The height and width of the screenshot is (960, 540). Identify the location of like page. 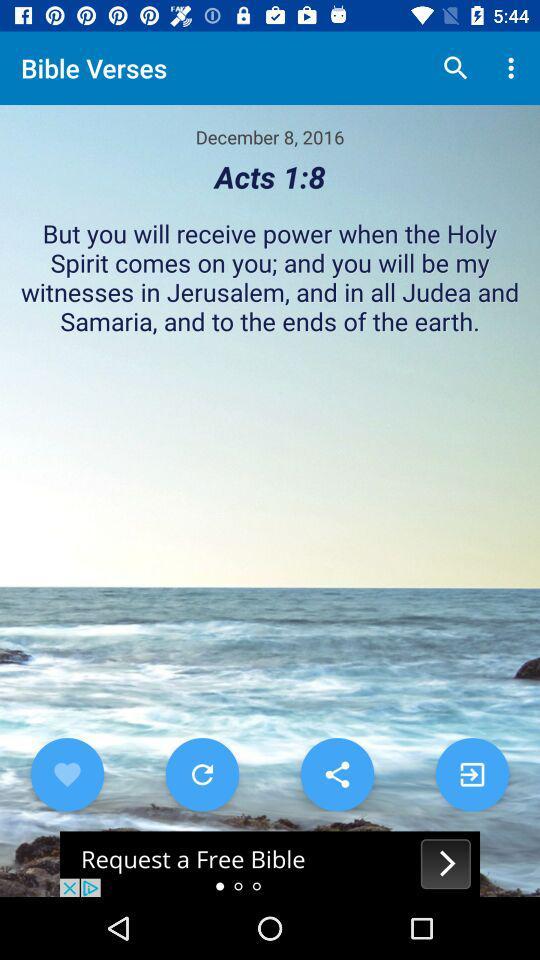
(67, 773).